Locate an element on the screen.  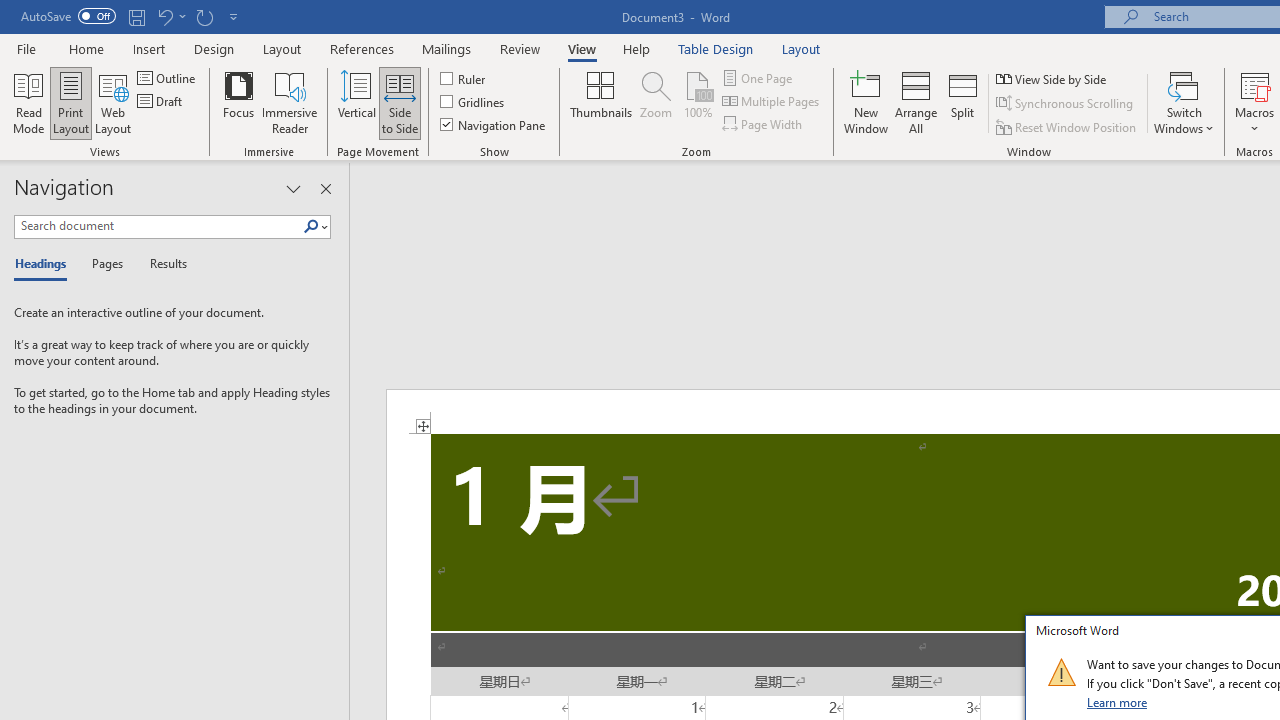
'New Window' is located at coordinates (866, 103).